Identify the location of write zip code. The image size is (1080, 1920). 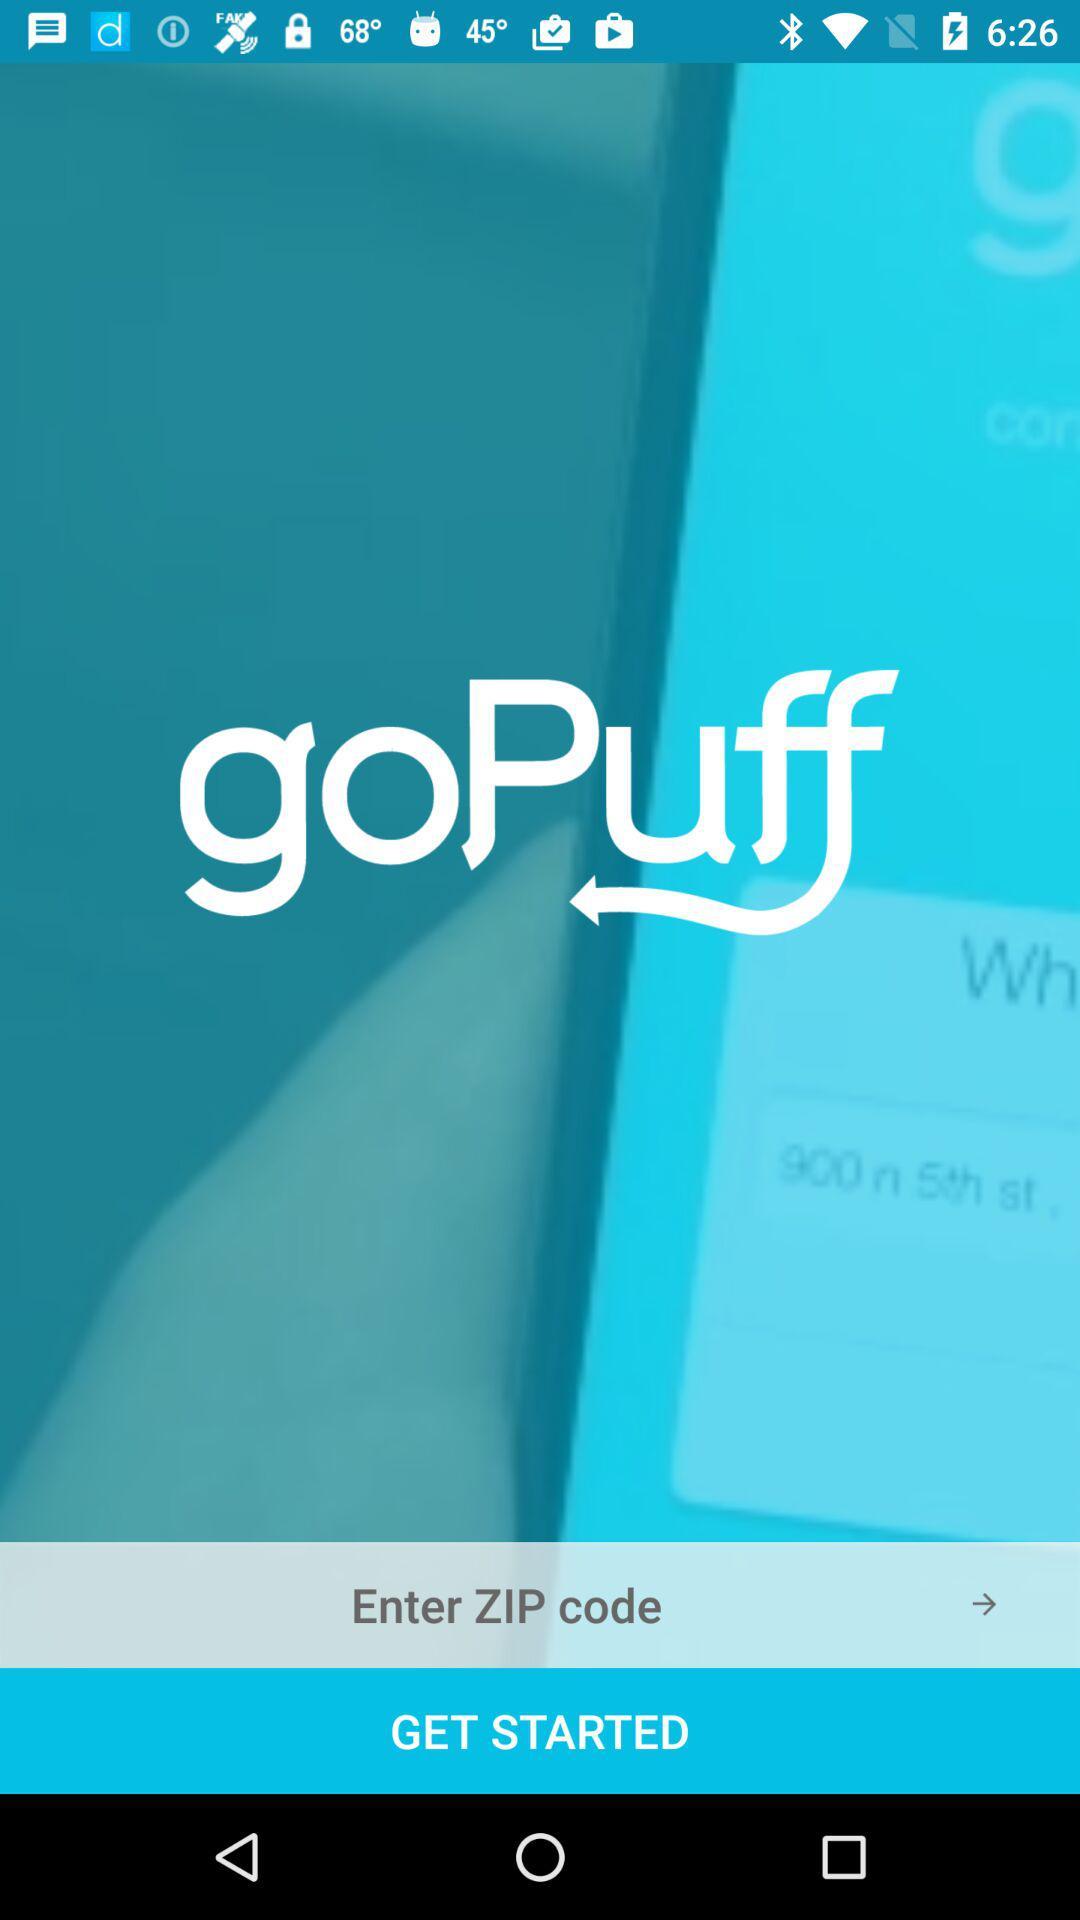
(540, 1604).